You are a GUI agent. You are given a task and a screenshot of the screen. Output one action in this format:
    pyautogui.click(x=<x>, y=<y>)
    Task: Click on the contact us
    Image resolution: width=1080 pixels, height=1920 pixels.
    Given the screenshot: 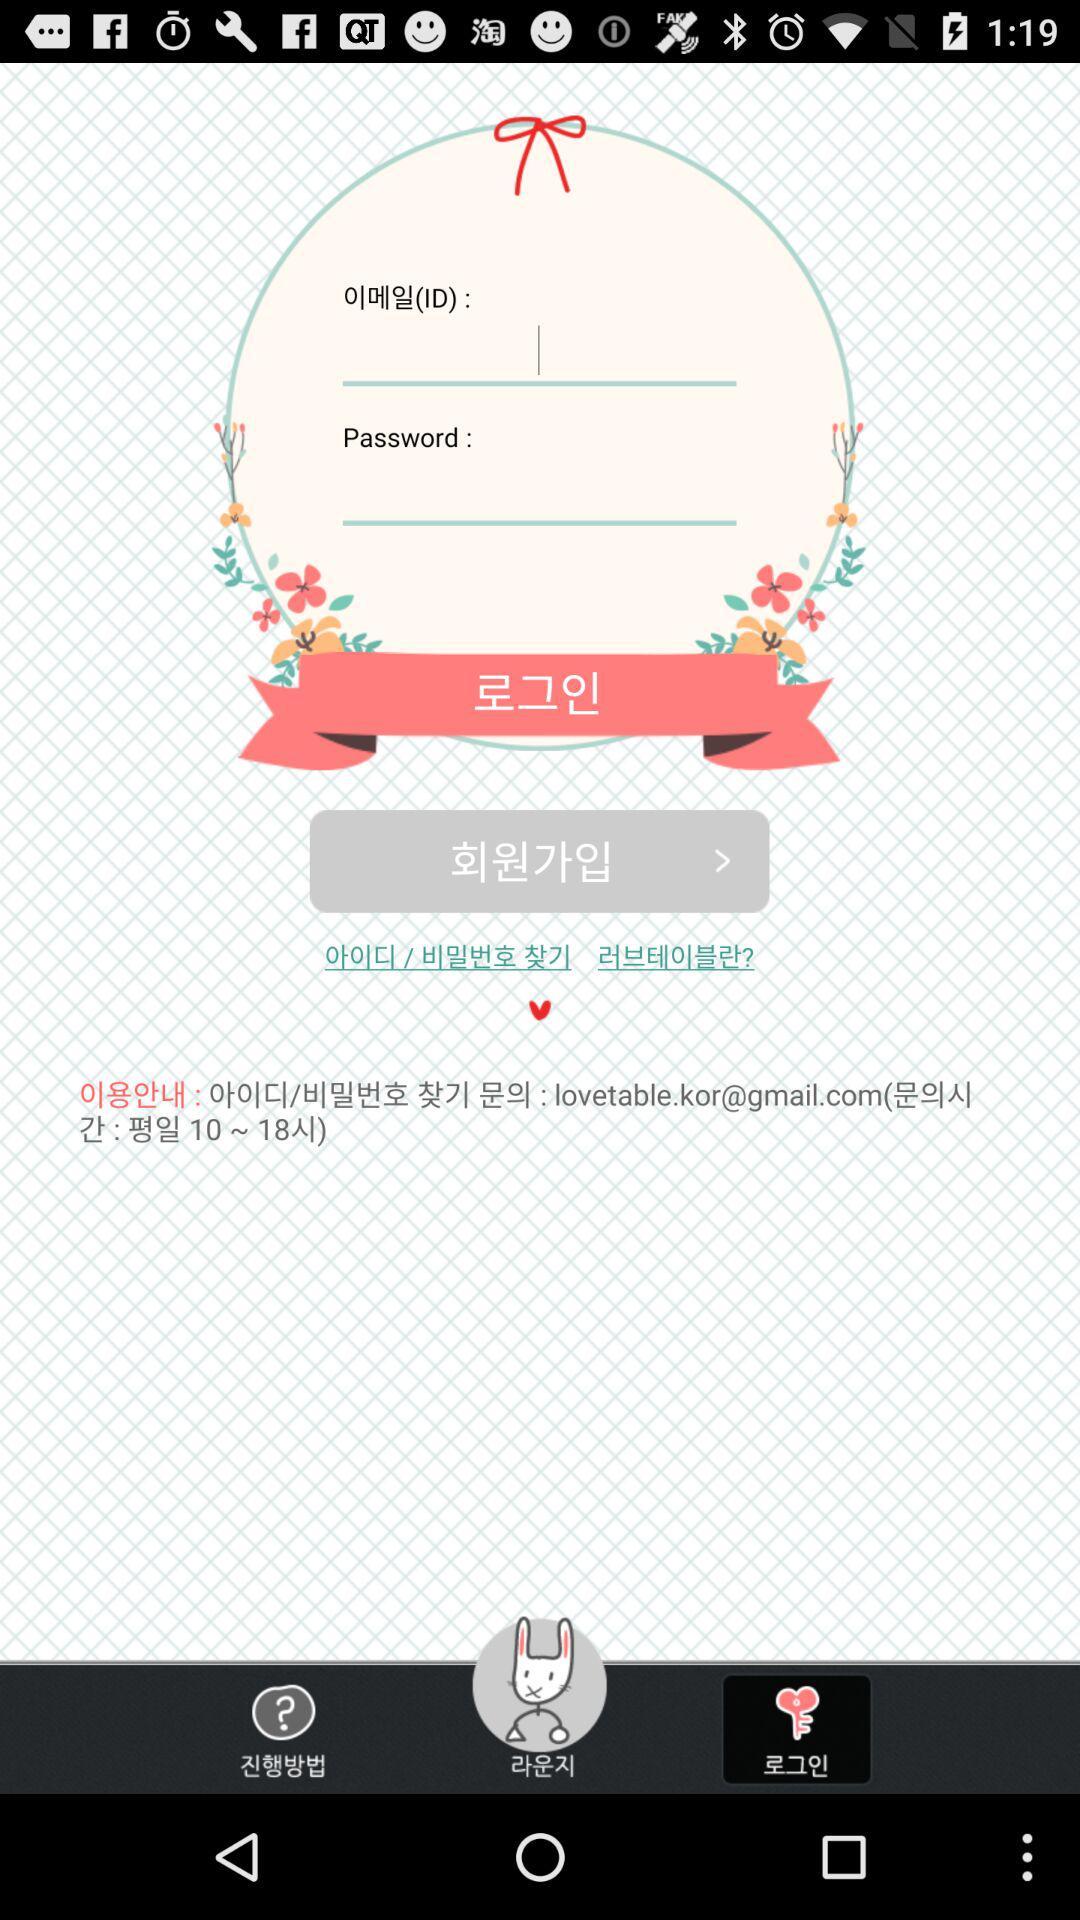 What is the action you would take?
    pyautogui.click(x=282, y=1728)
    